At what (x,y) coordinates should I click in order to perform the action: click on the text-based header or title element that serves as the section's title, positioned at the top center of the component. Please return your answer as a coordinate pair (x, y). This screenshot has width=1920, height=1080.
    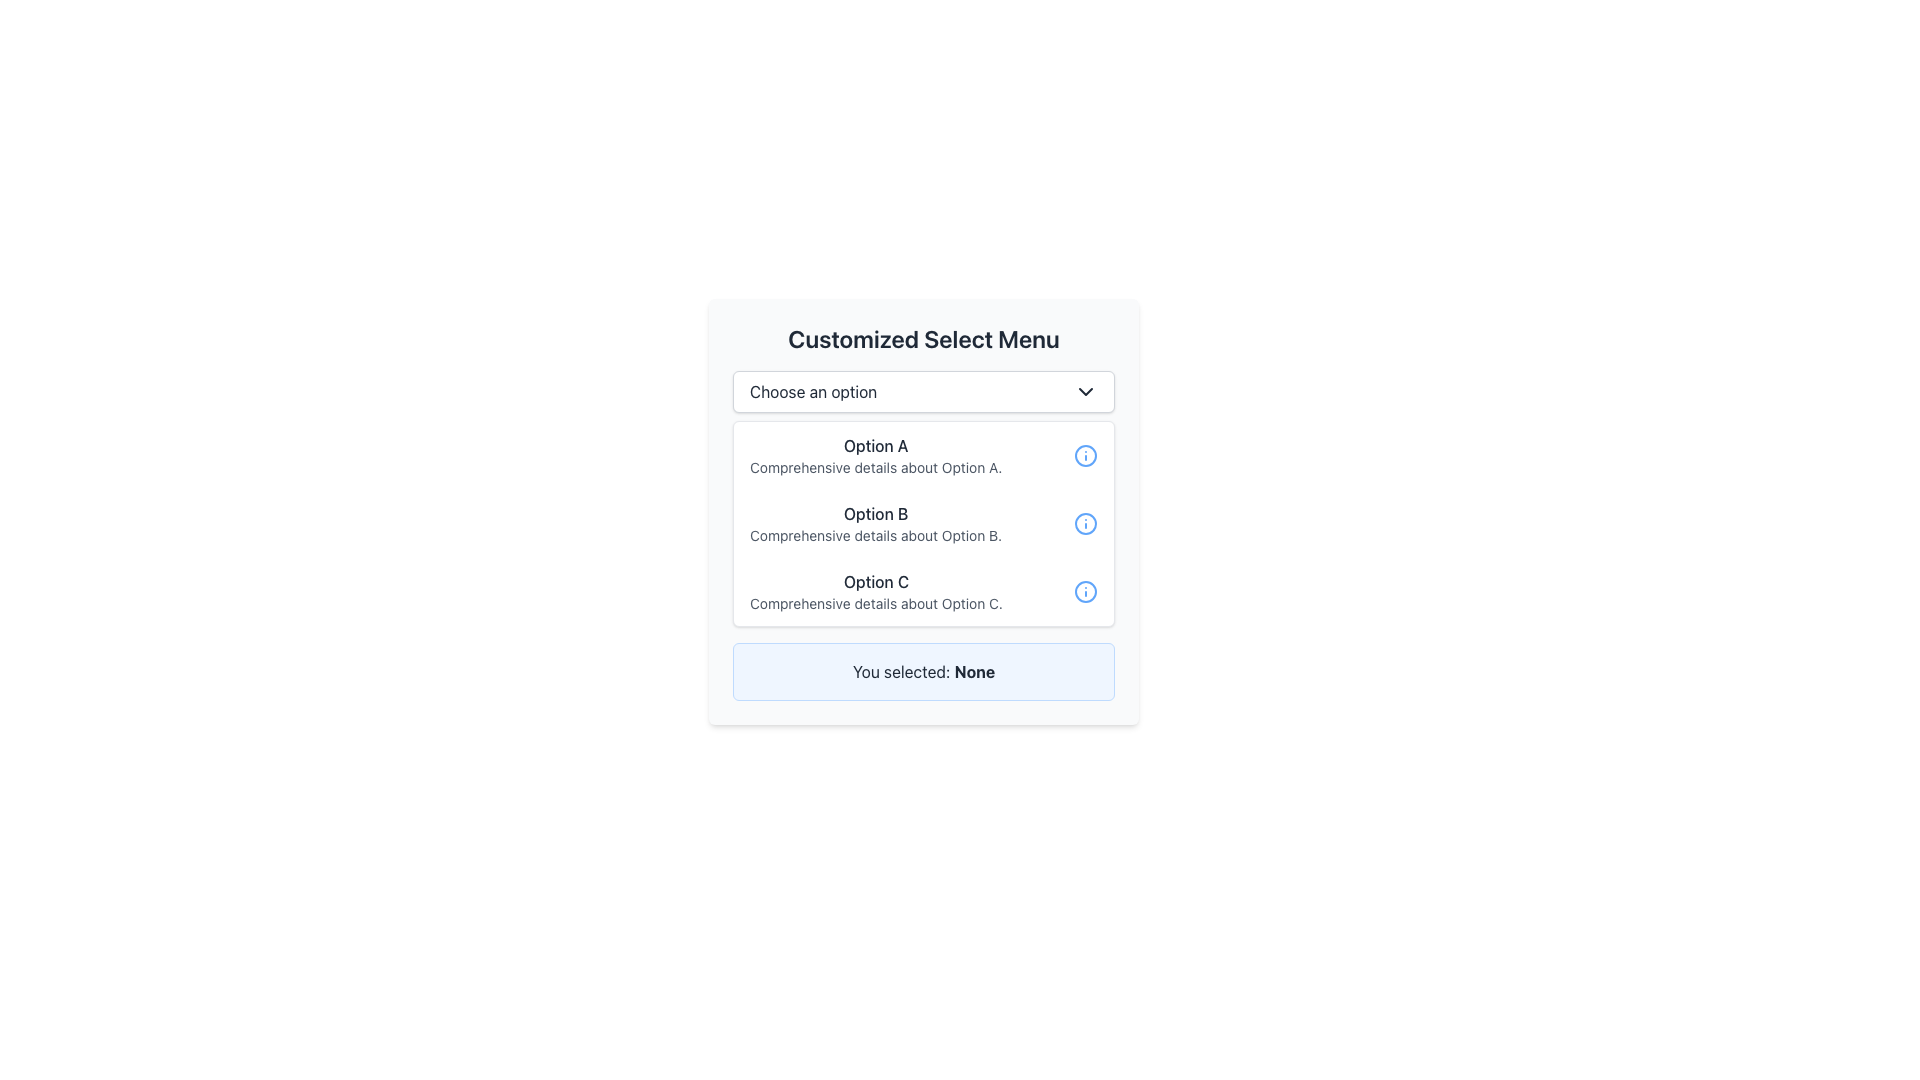
    Looking at the image, I should click on (923, 338).